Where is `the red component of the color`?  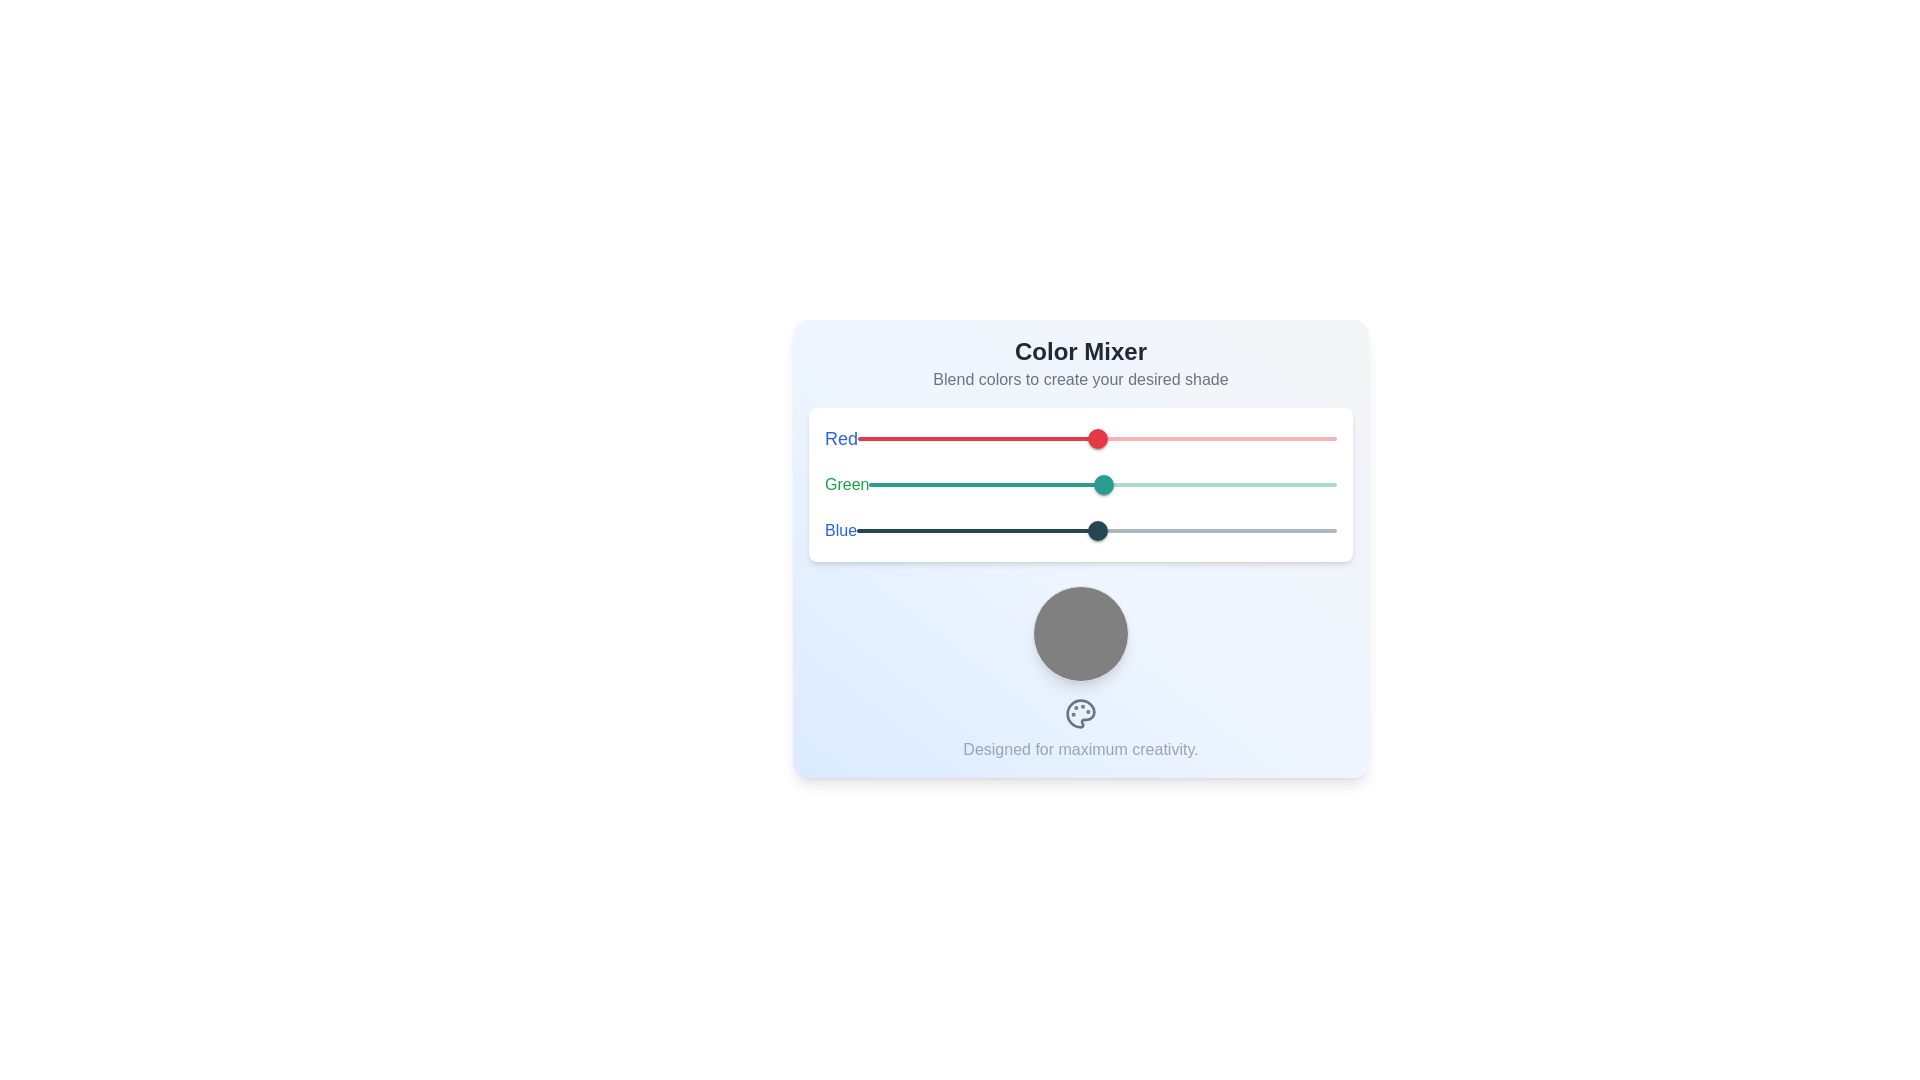 the red component of the color is located at coordinates (1096, 438).